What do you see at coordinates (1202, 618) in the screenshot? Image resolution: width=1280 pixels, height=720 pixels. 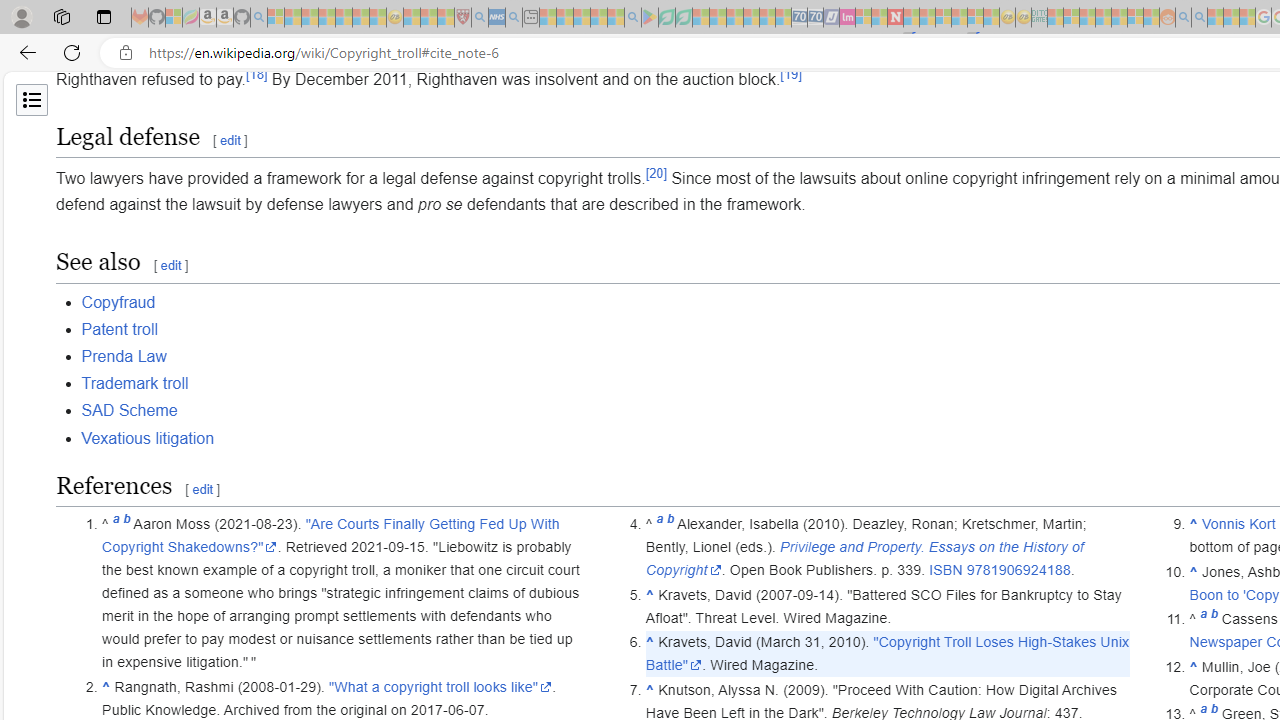 I see `'Jump up to: a'` at bounding box center [1202, 618].